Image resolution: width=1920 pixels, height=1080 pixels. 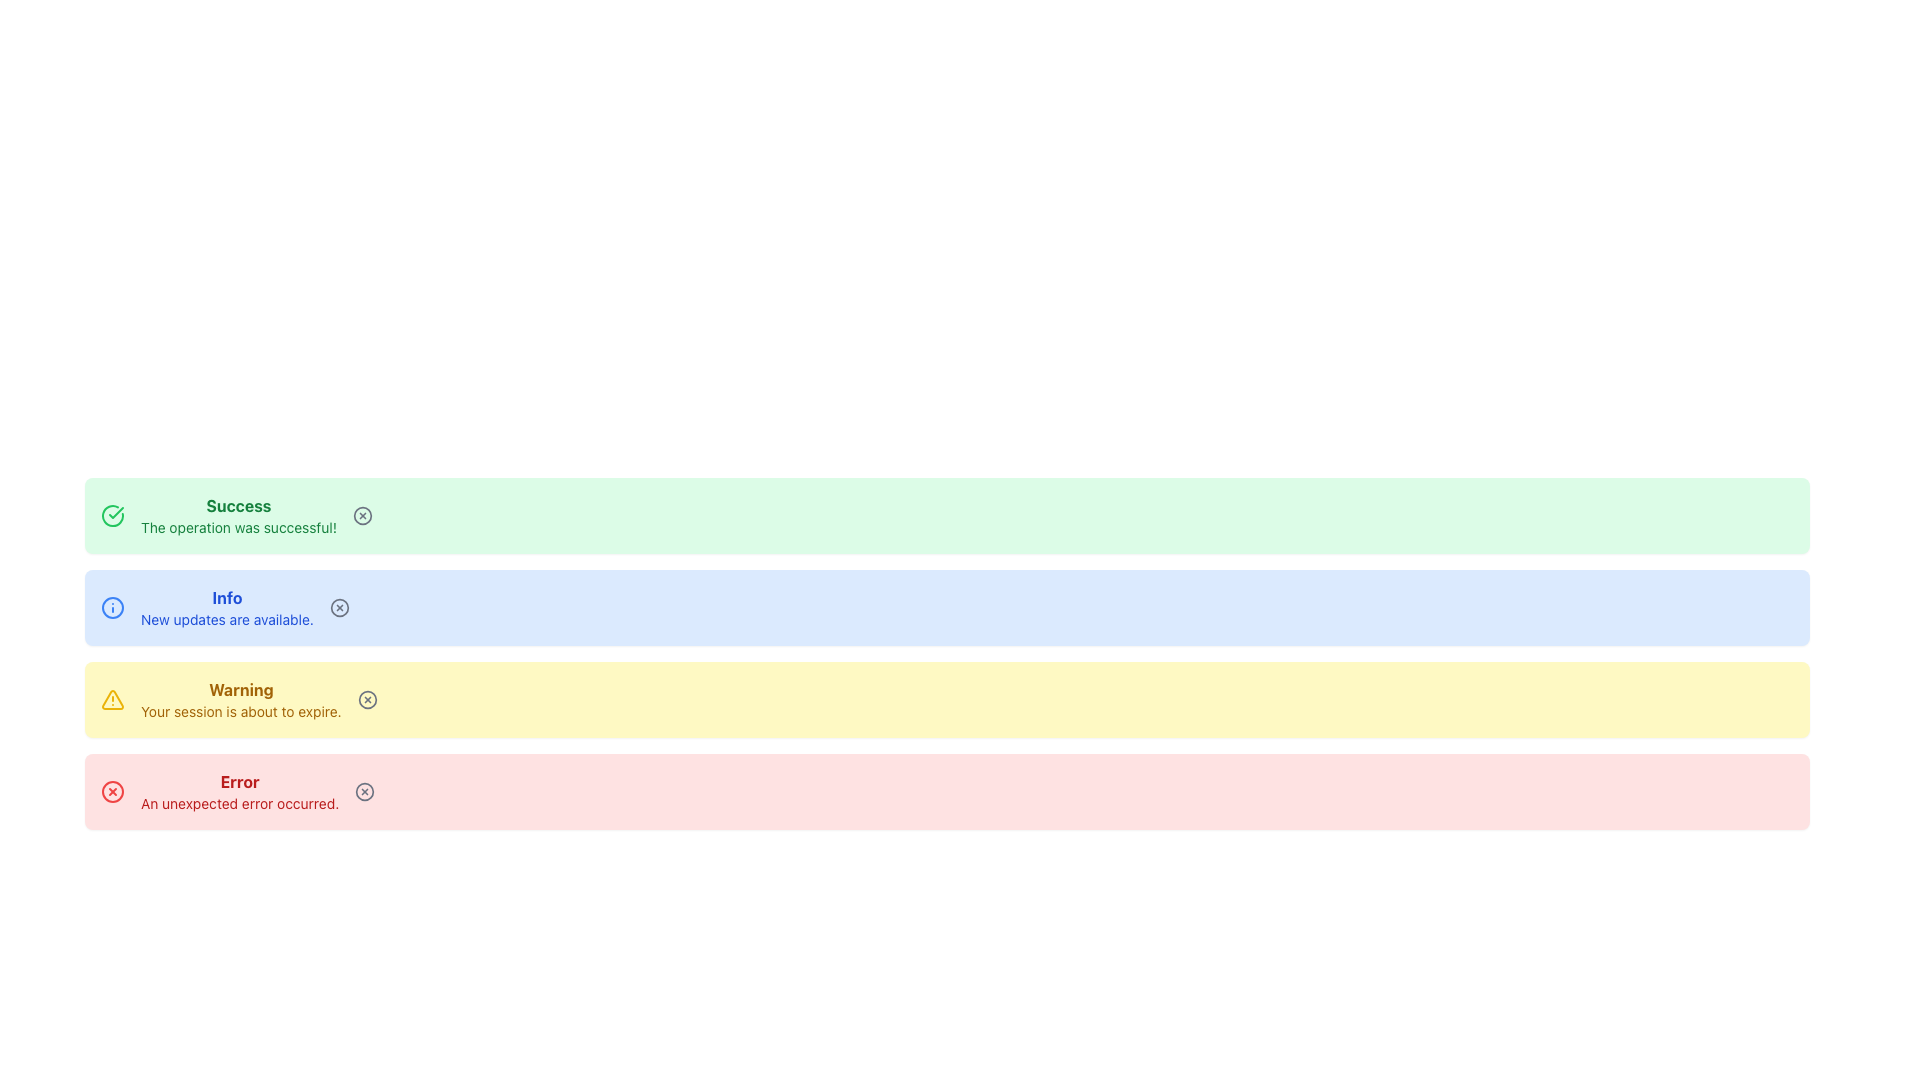 I want to click on the second notification card in the stacked series of alert messages by moving the cursor to its center for accessibility, so click(x=946, y=607).